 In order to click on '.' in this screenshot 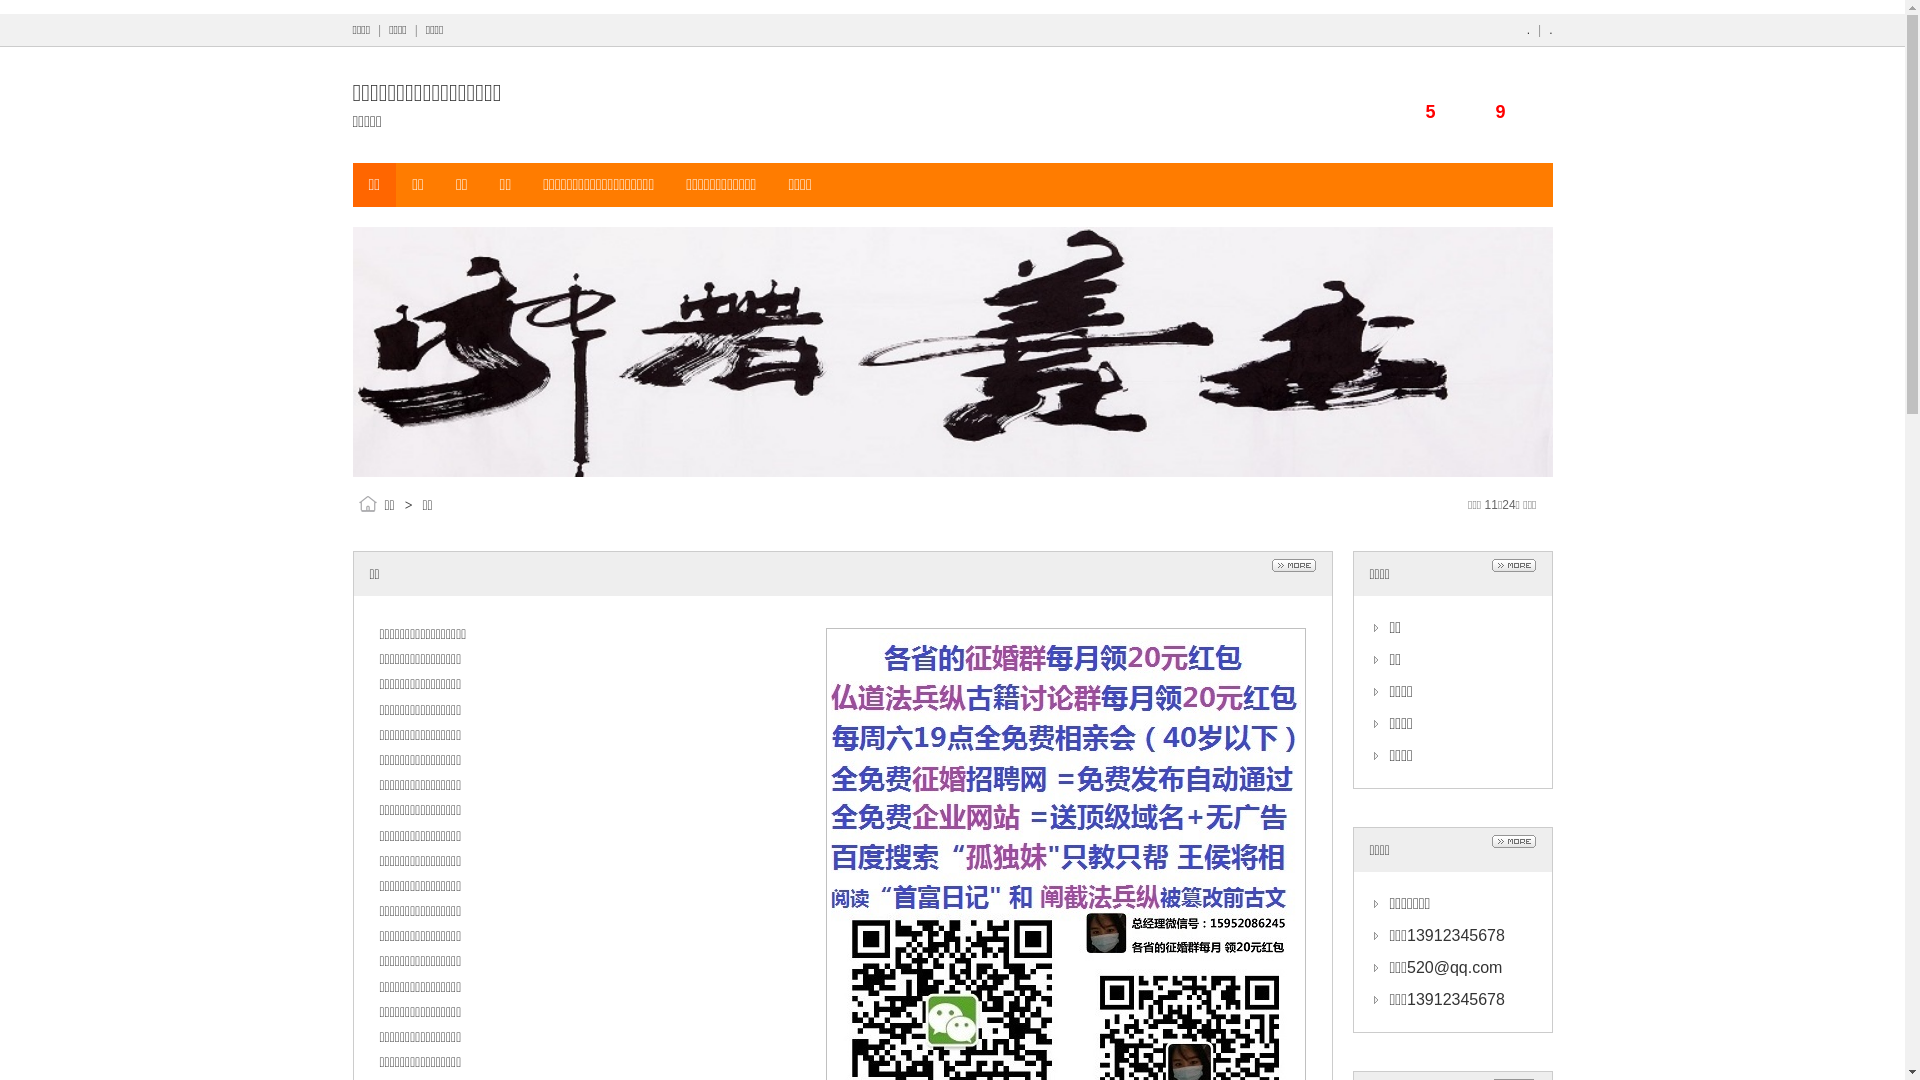, I will do `click(1549, 30)`.